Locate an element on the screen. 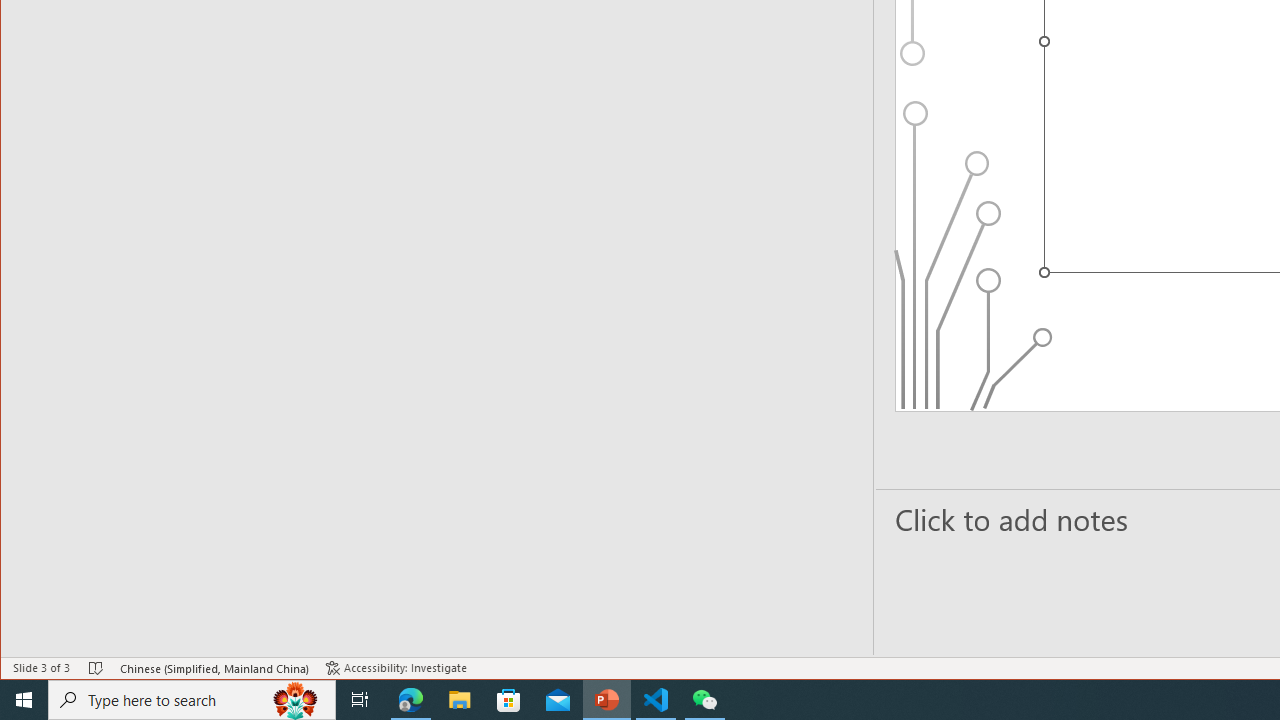 The height and width of the screenshot is (720, 1280). 'Microsoft Edge - 1 running window' is located at coordinates (410, 698).